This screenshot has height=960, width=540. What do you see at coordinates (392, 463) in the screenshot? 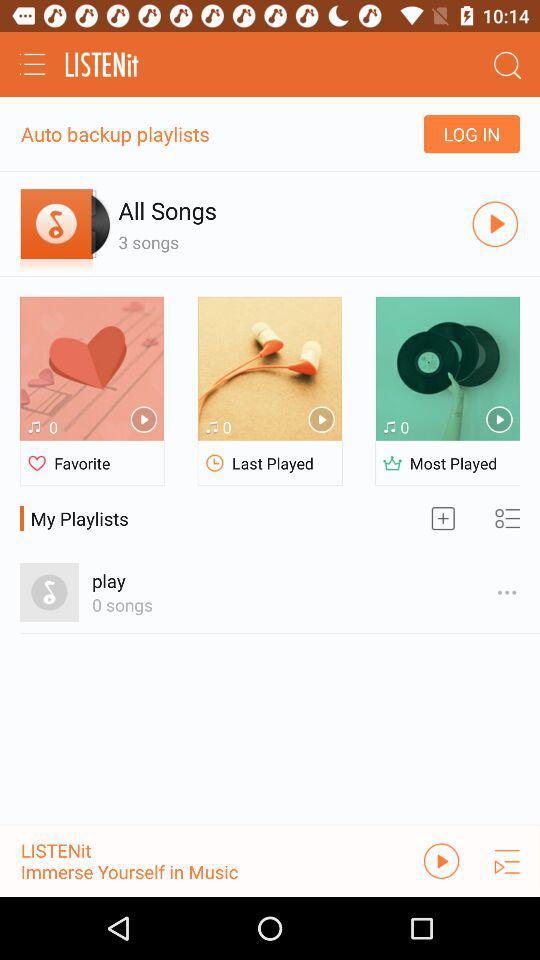
I see `the icon which is beside the most played` at bounding box center [392, 463].